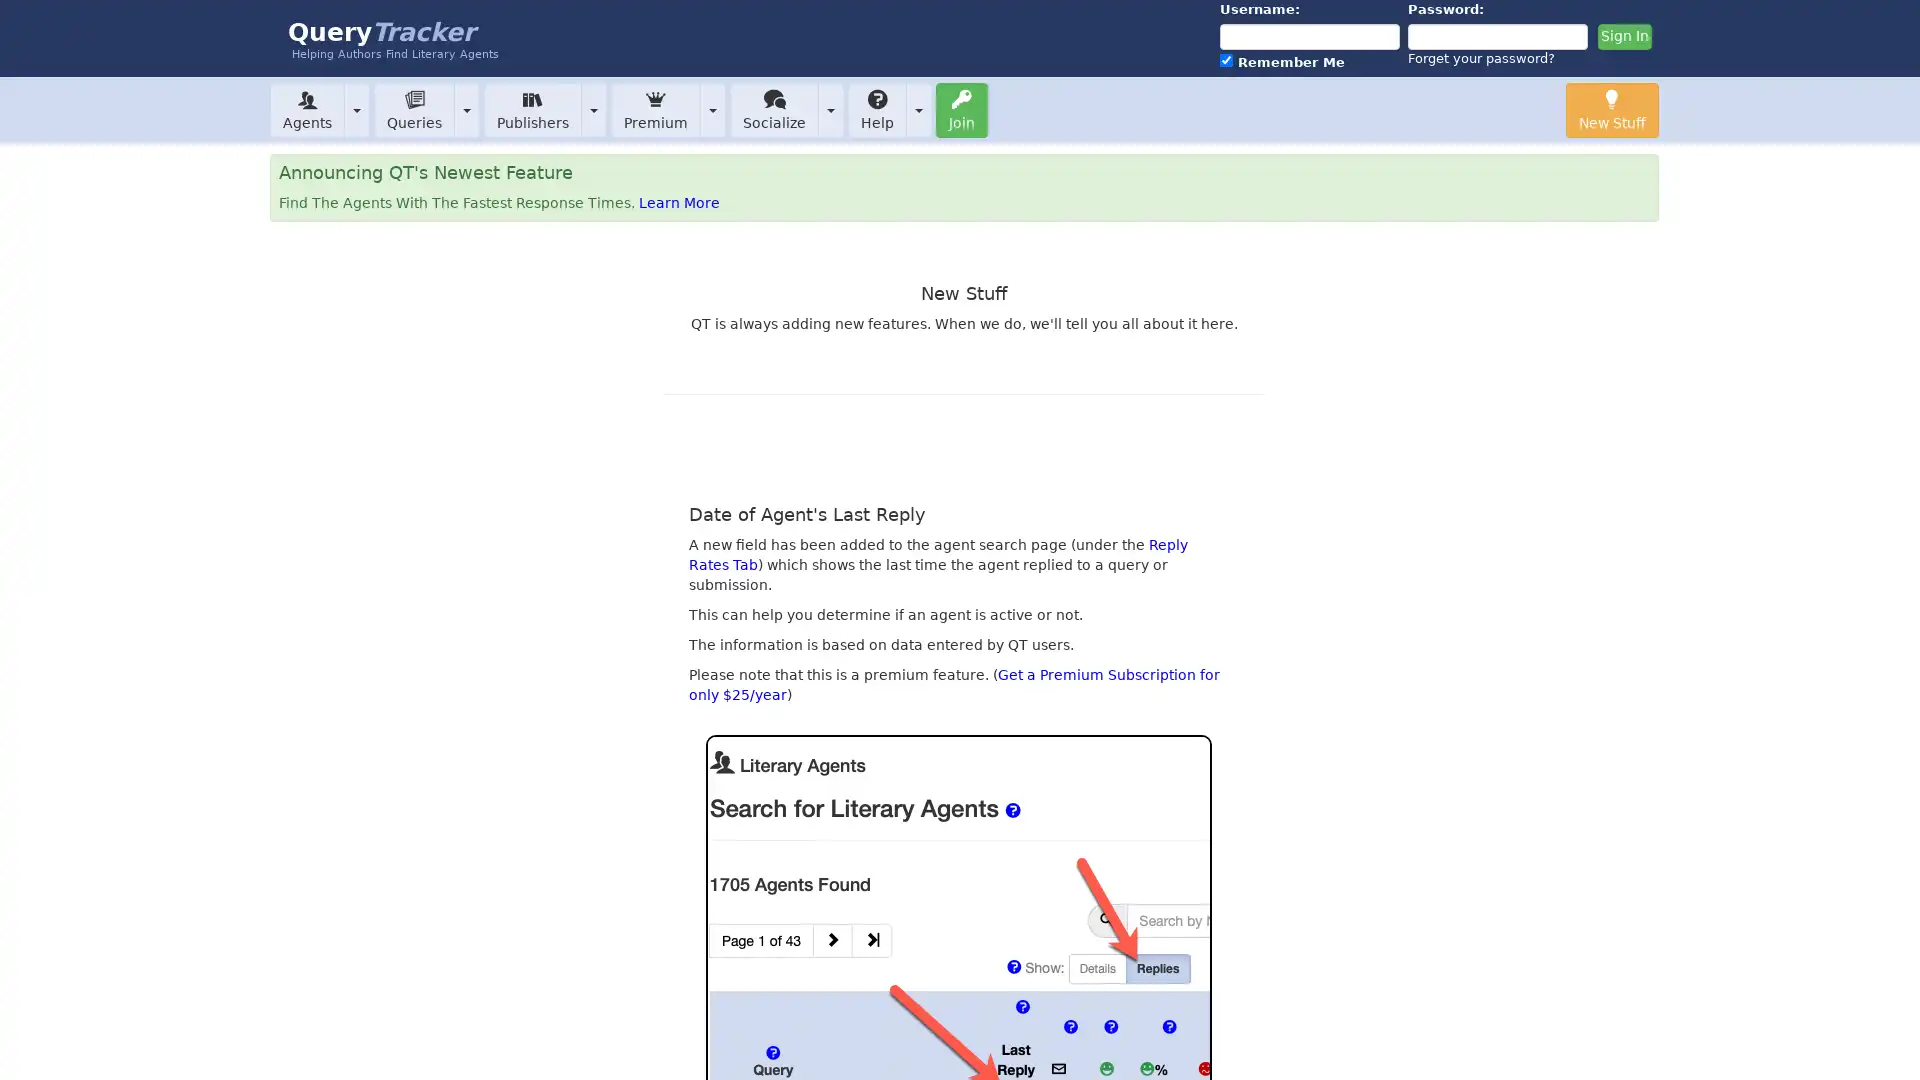 Image resolution: width=1920 pixels, height=1080 pixels. What do you see at coordinates (917, 109) in the screenshot?
I see `Toggle Dropdown` at bounding box center [917, 109].